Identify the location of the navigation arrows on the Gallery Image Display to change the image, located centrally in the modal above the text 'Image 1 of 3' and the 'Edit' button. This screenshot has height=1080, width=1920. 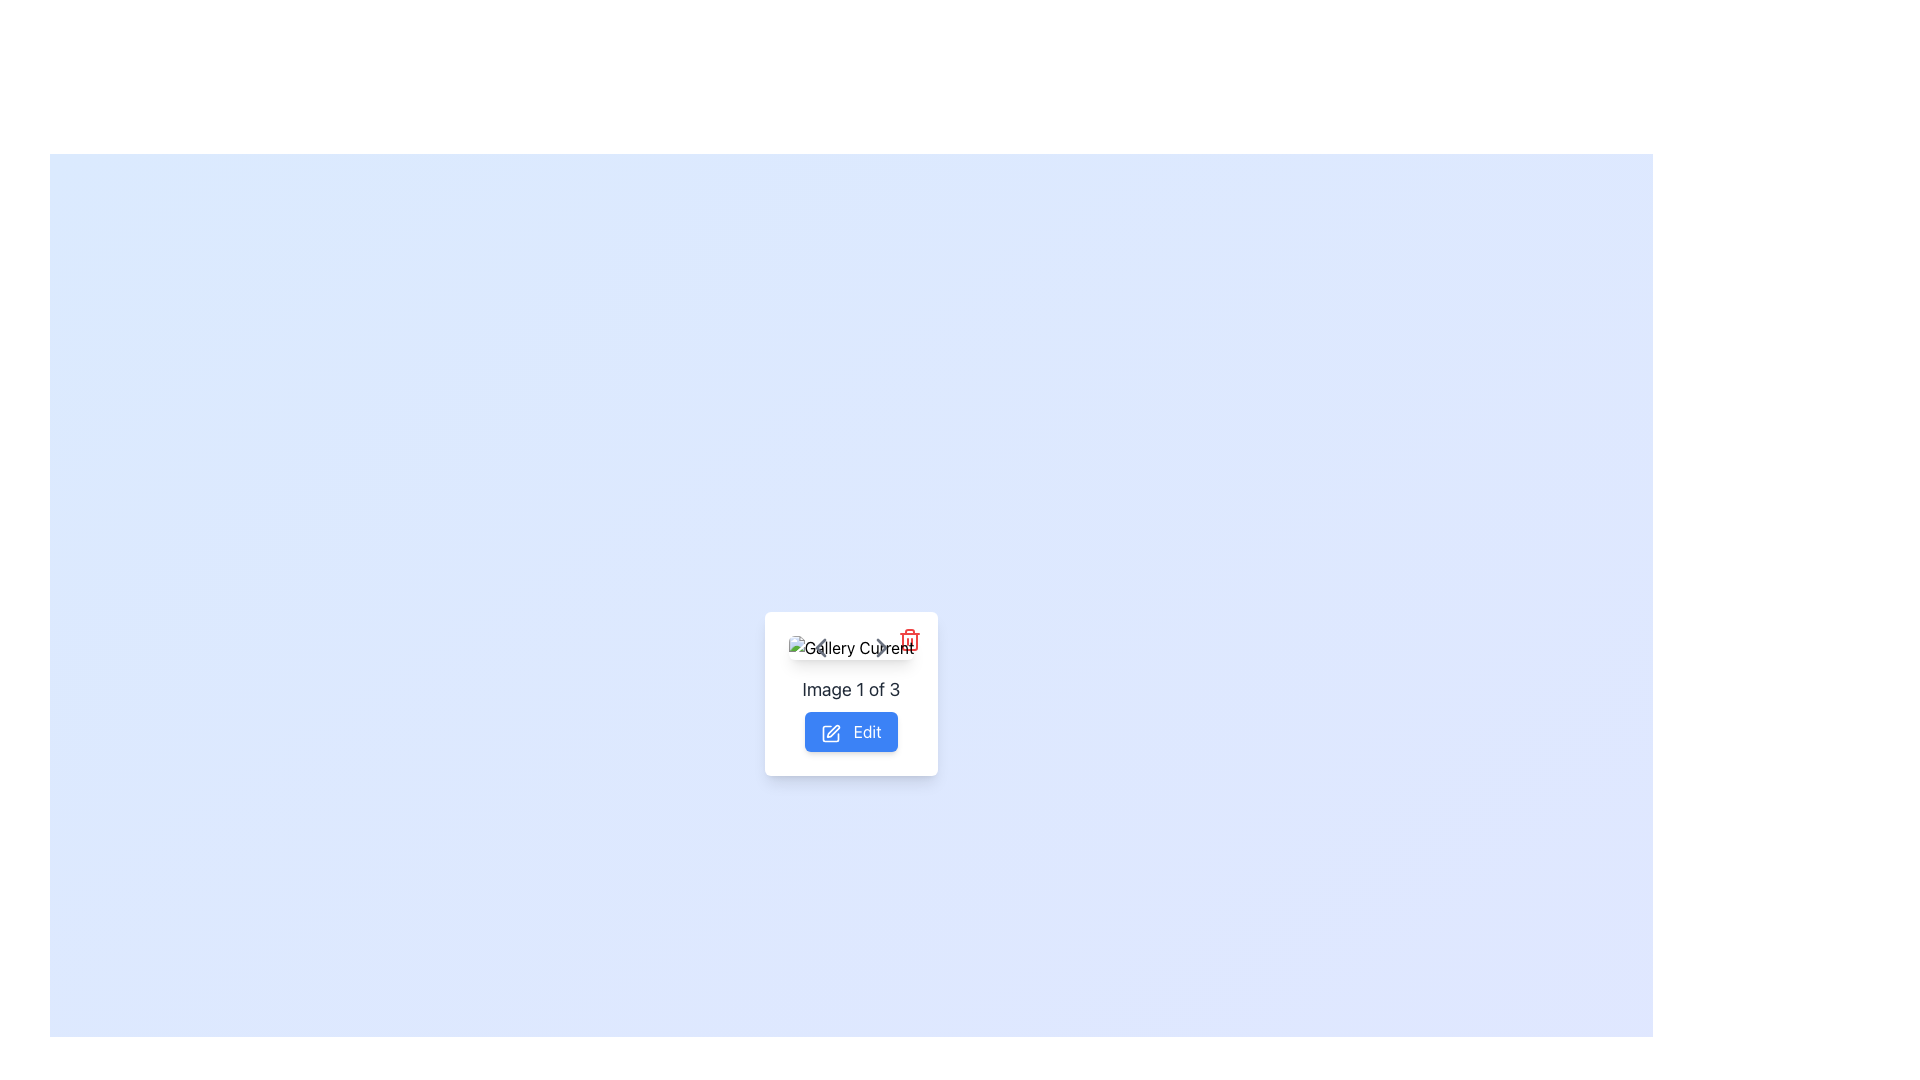
(851, 648).